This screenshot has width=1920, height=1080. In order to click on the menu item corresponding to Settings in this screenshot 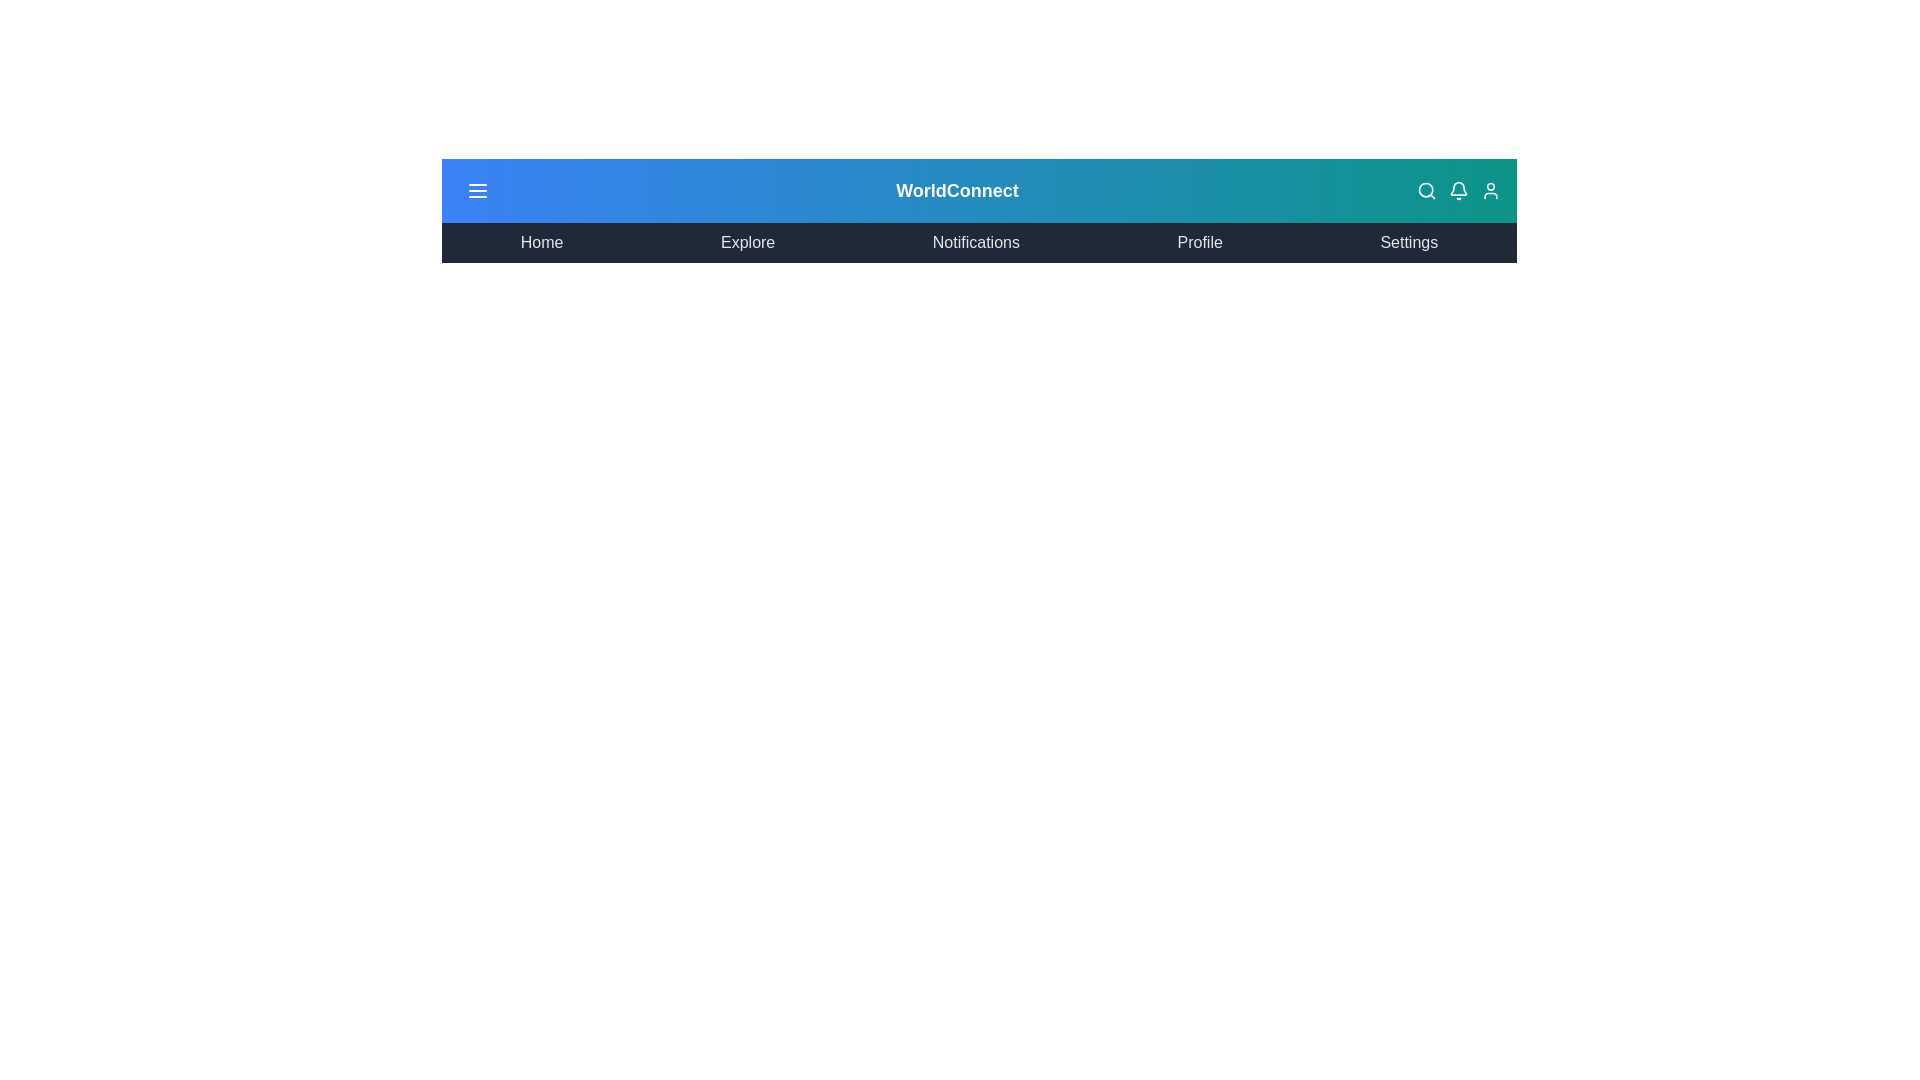, I will do `click(1408, 242)`.